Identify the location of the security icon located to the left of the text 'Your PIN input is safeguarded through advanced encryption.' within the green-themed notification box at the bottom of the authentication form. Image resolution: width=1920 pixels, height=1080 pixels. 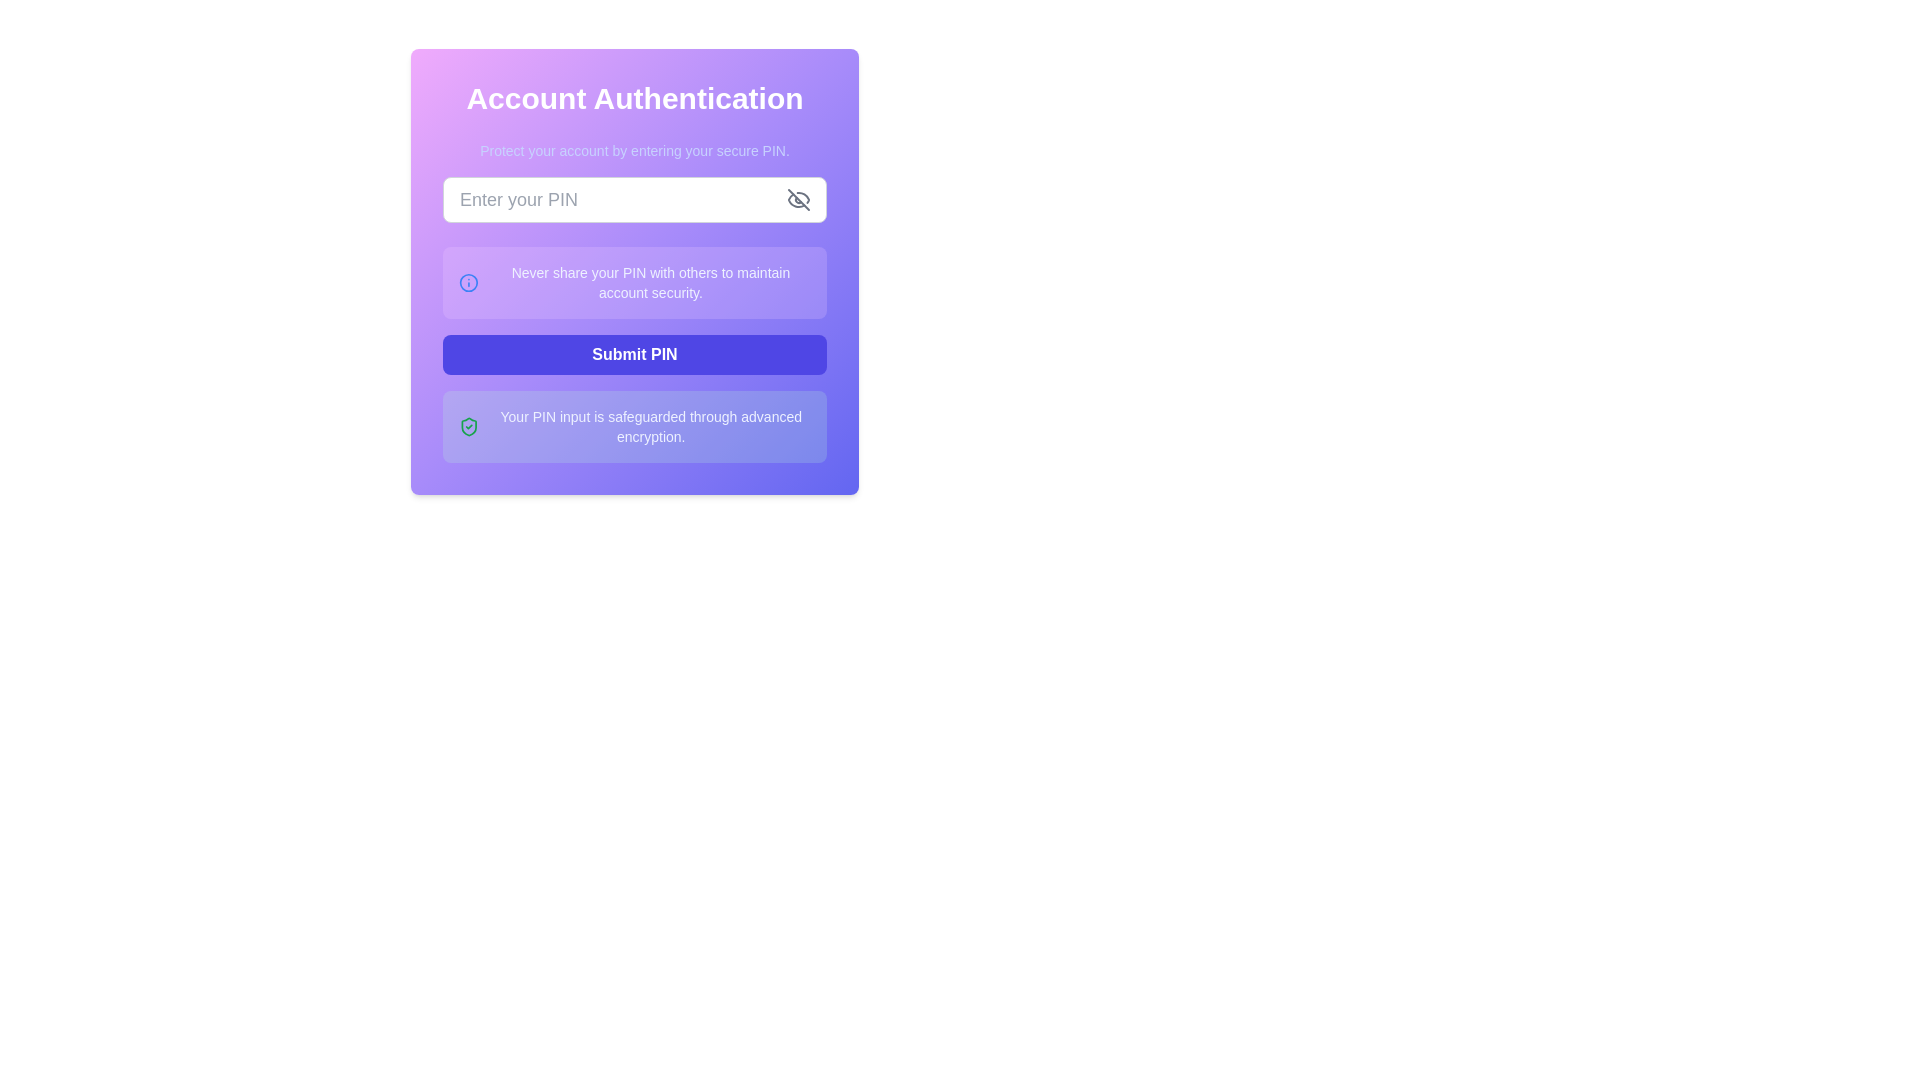
(468, 426).